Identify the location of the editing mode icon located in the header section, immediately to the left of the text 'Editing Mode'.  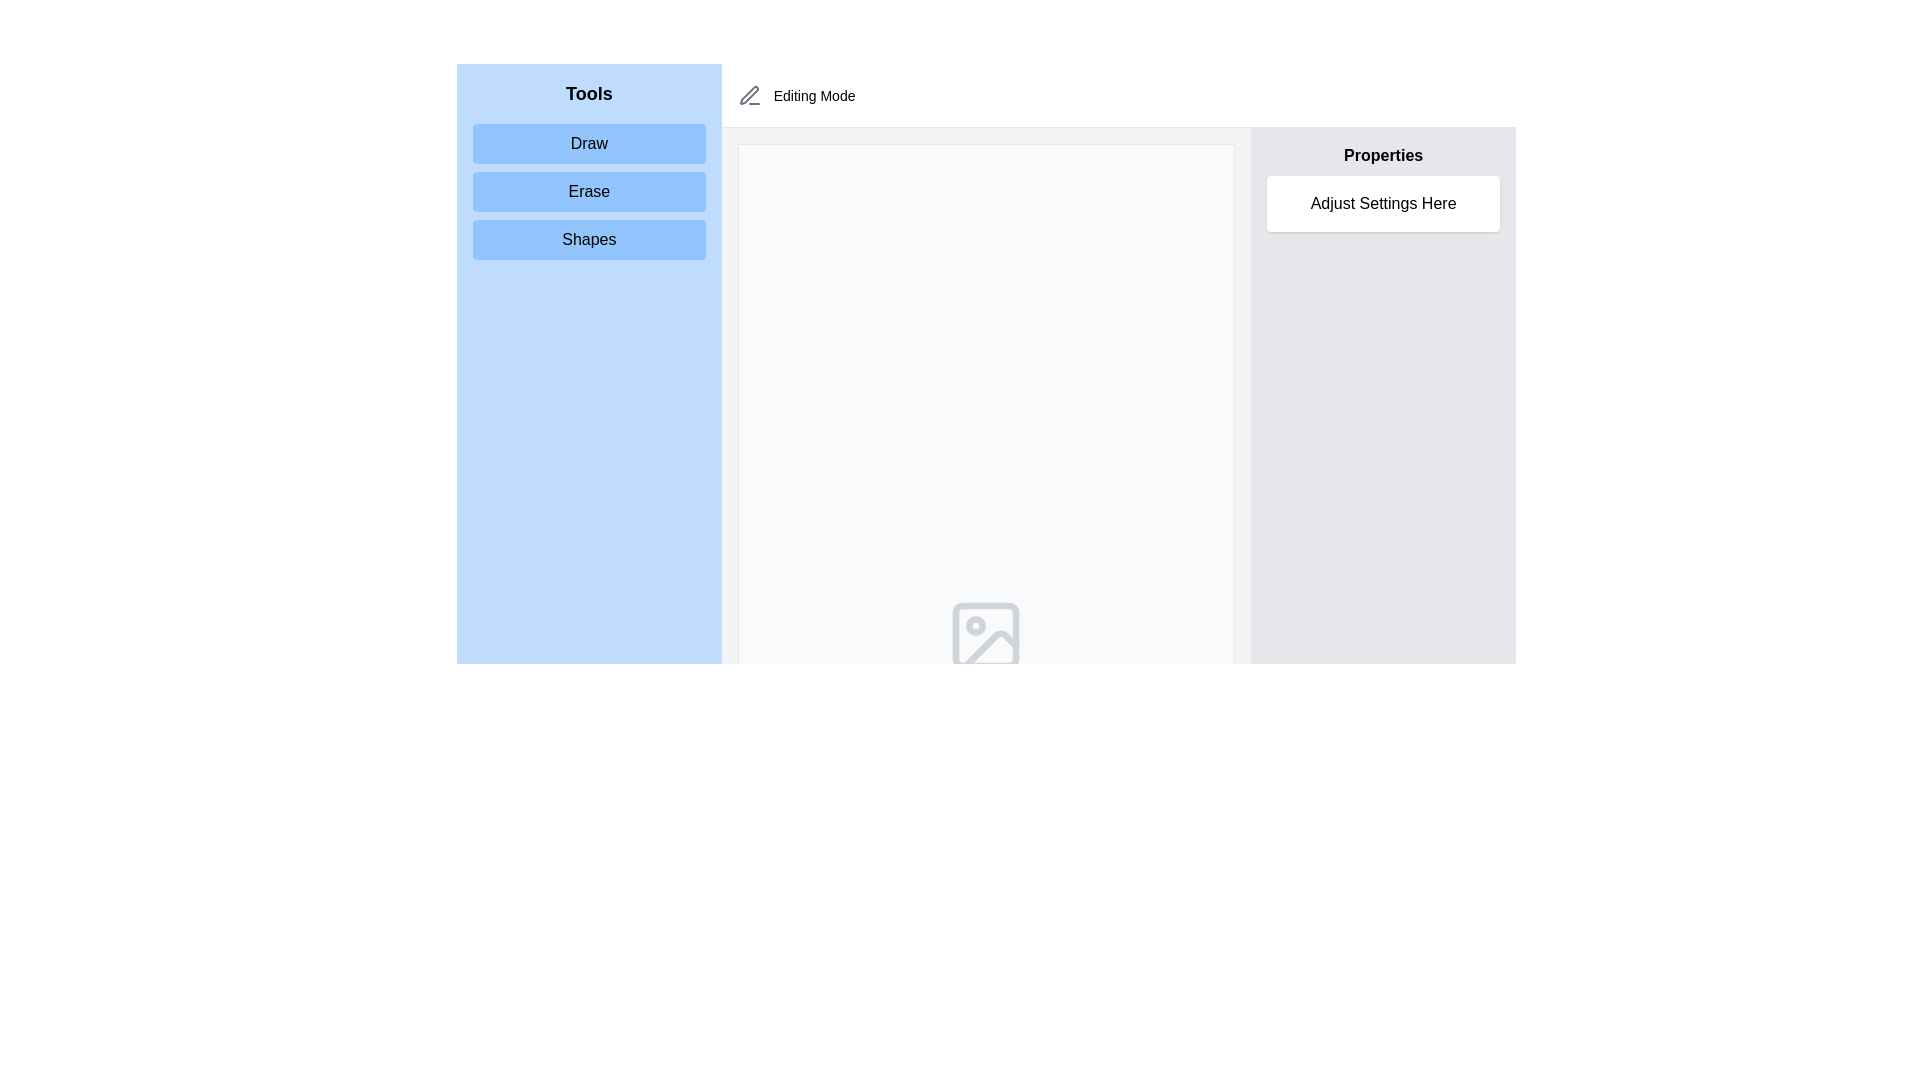
(748, 95).